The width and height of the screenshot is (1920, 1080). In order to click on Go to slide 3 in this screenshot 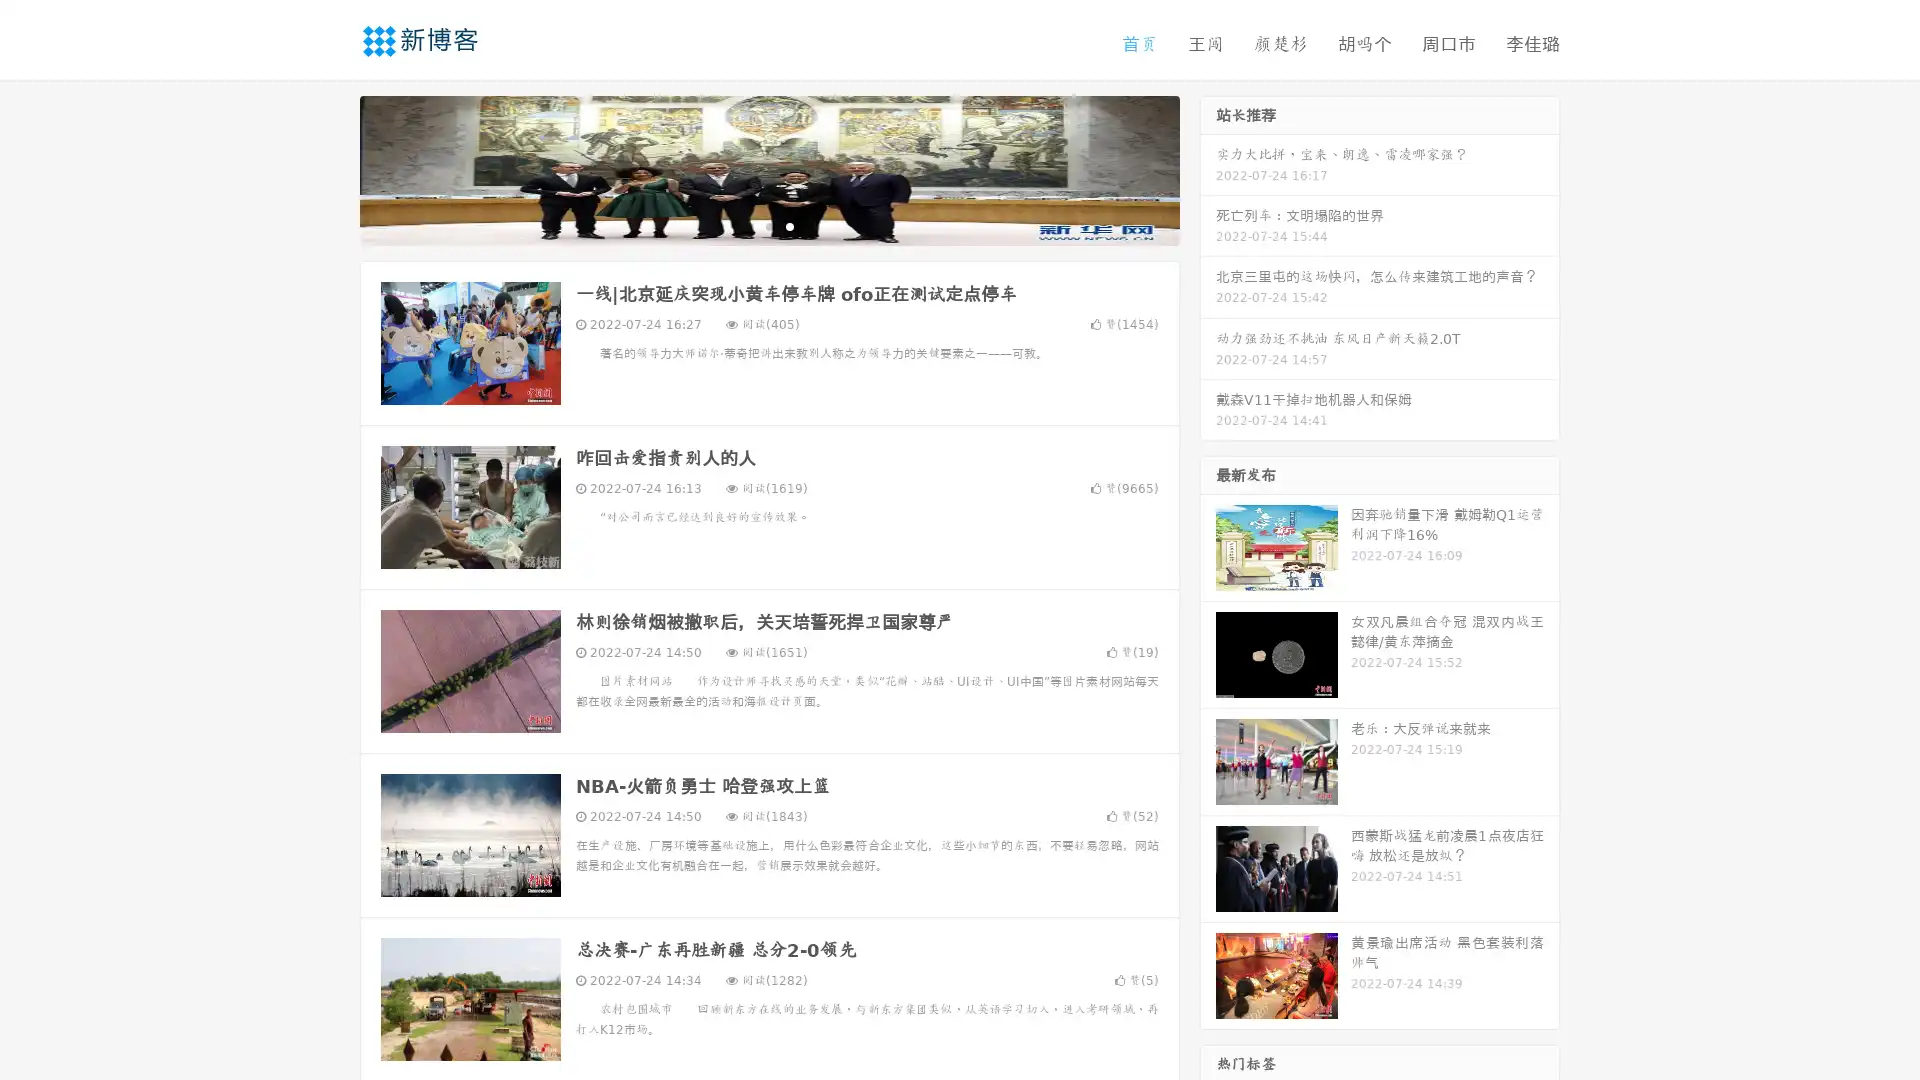, I will do `click(789, 225)`.